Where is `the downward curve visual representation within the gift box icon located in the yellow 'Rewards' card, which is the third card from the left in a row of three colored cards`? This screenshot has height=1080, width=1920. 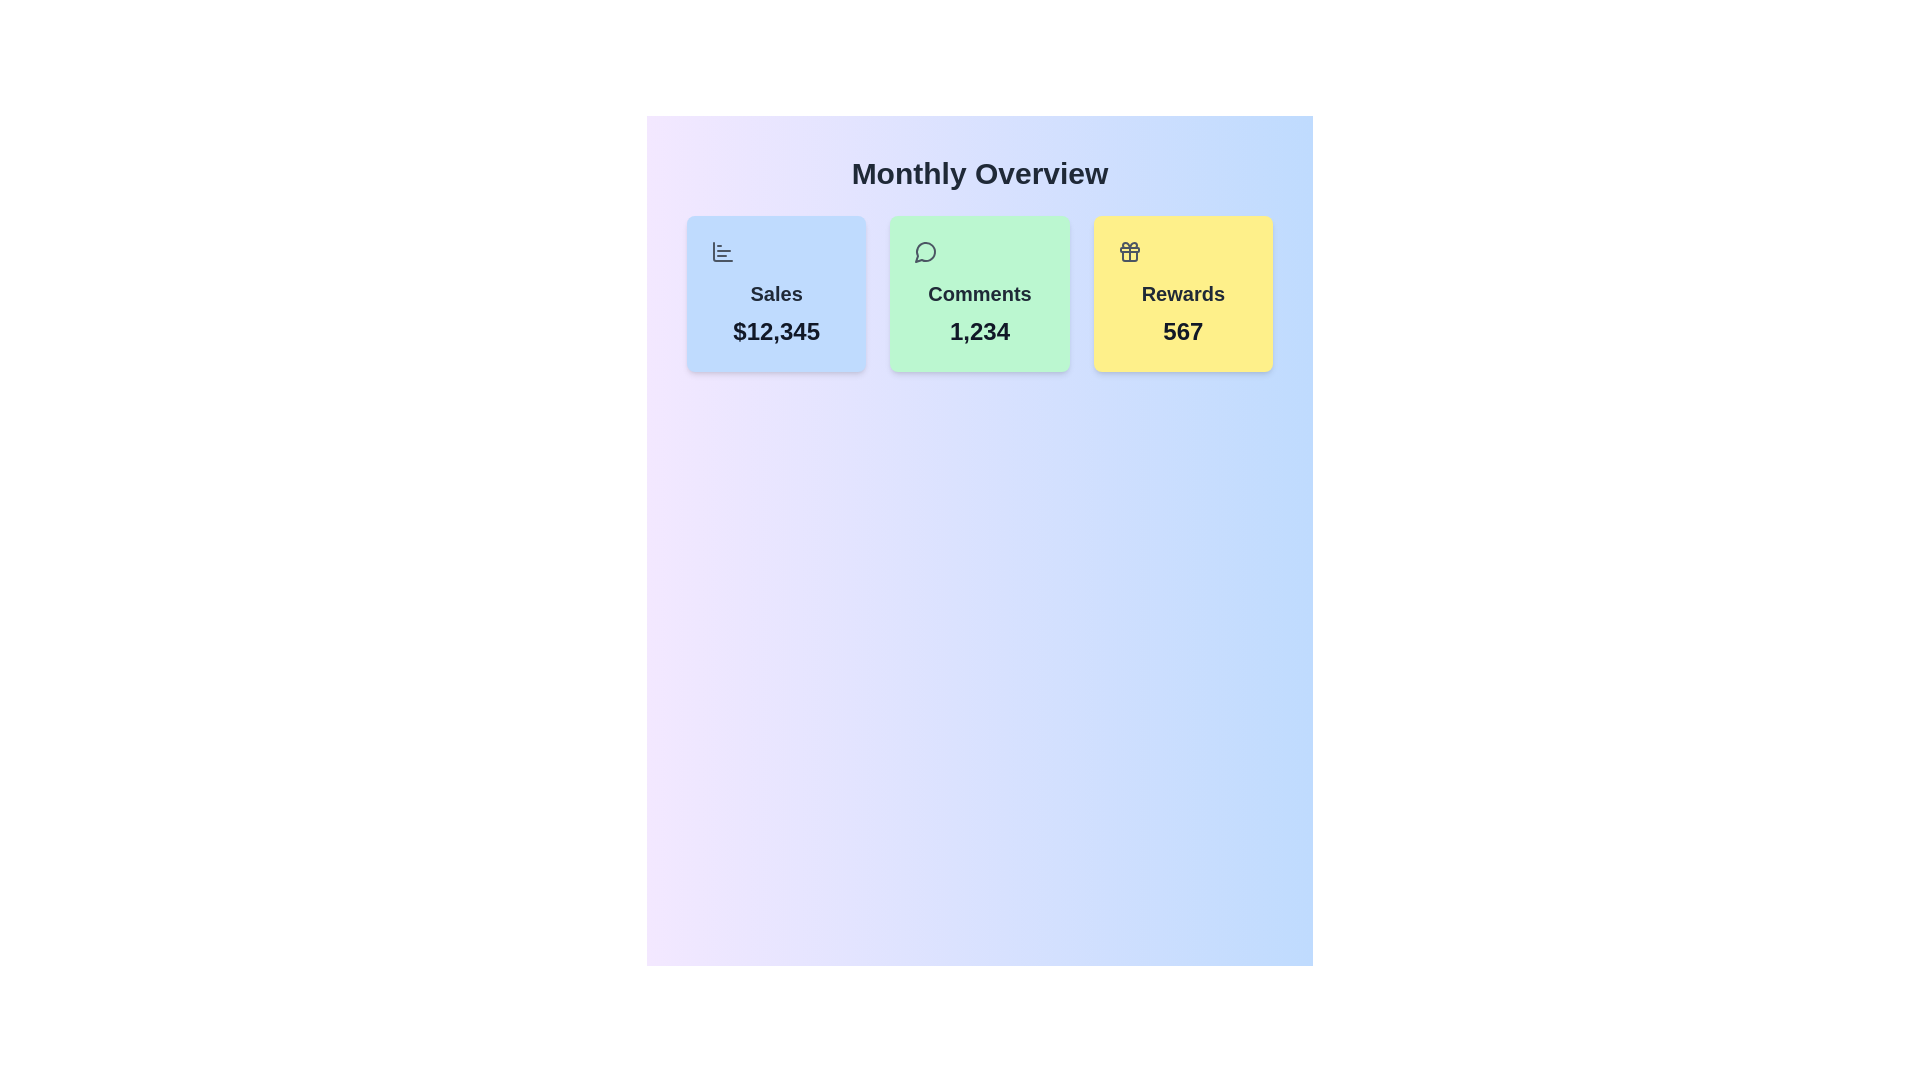
the downward curve visual representation within the gift box icon located in the yellow 'Rewards' card, which is the third card from the left in a row of three colored cards is located at coordinates (1129, 255).